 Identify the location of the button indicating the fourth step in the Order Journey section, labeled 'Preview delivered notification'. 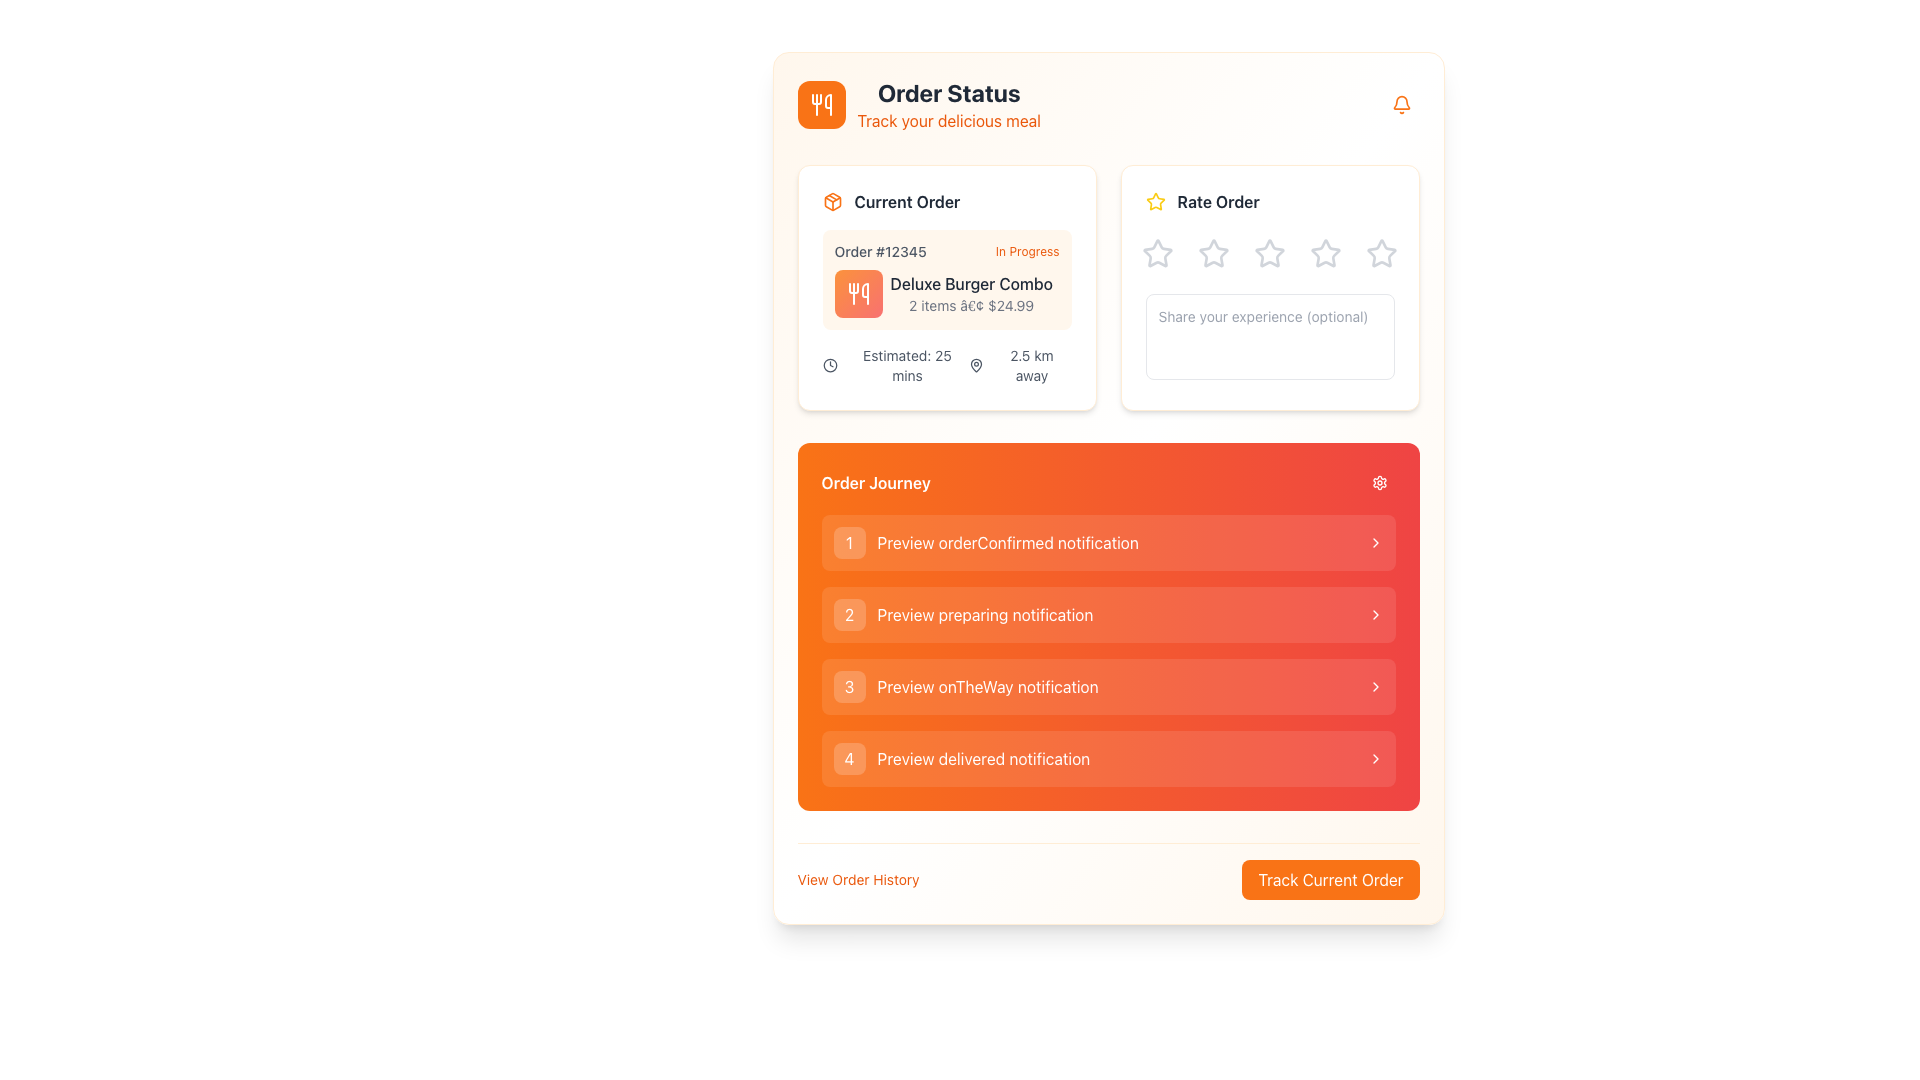
(849, 759).